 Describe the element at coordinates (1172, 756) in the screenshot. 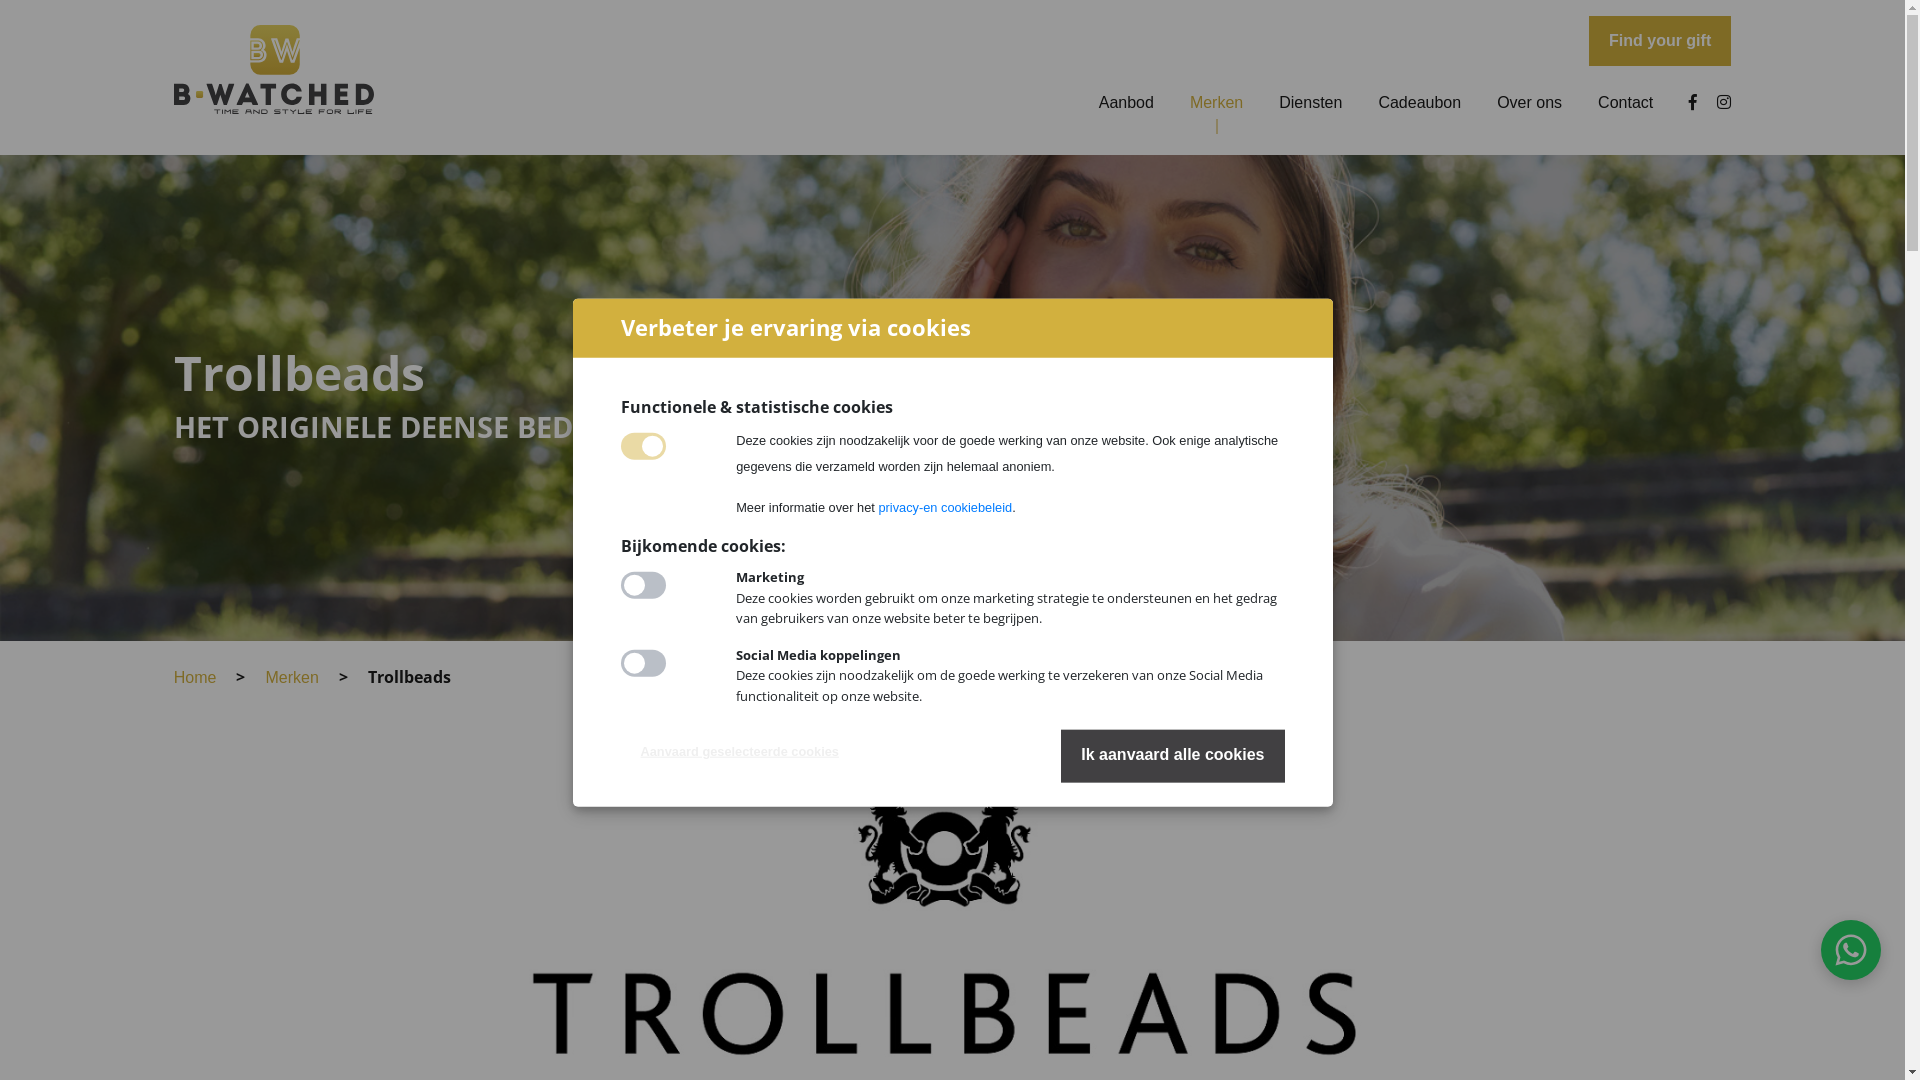

I see `'Ik aanvaard alle cookies'` at that location.